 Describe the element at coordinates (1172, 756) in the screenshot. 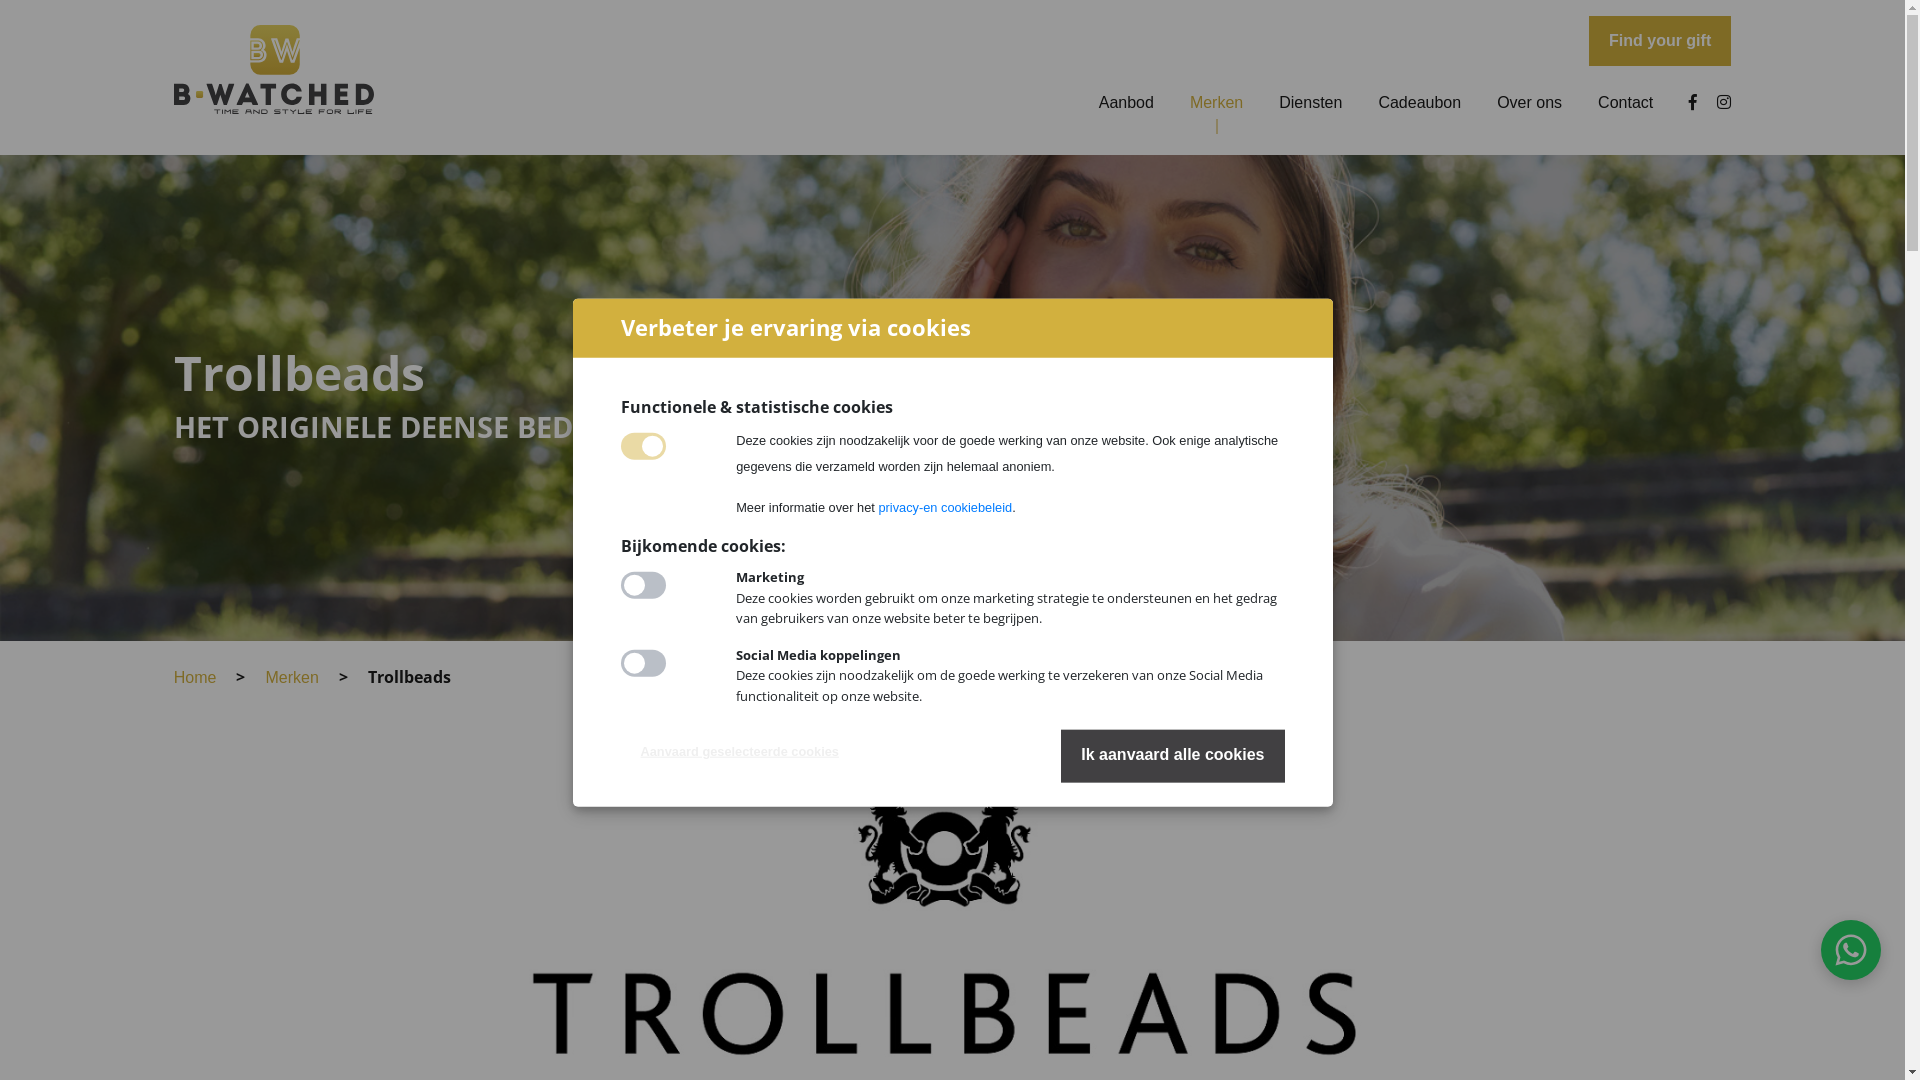

I see `'Ik aanvaard alle cookies'` at that location.